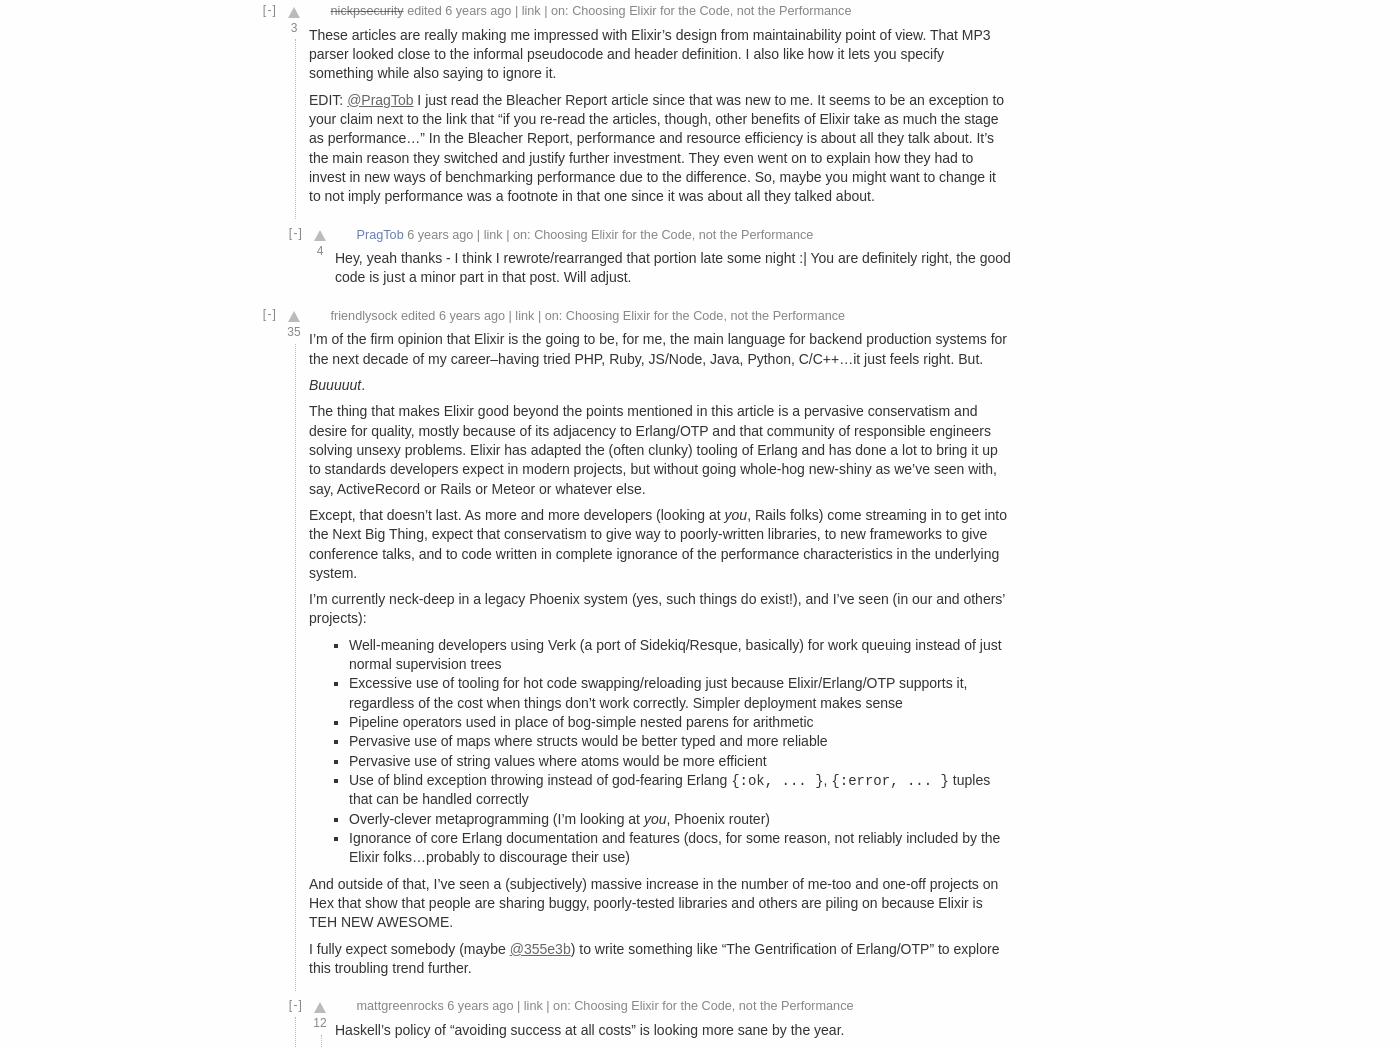 This screenshot has height=1048, width=1400. What do you see at coordinates (363, 382) in the screenshot?
I see `'.'` at bounding box center [363, 382].